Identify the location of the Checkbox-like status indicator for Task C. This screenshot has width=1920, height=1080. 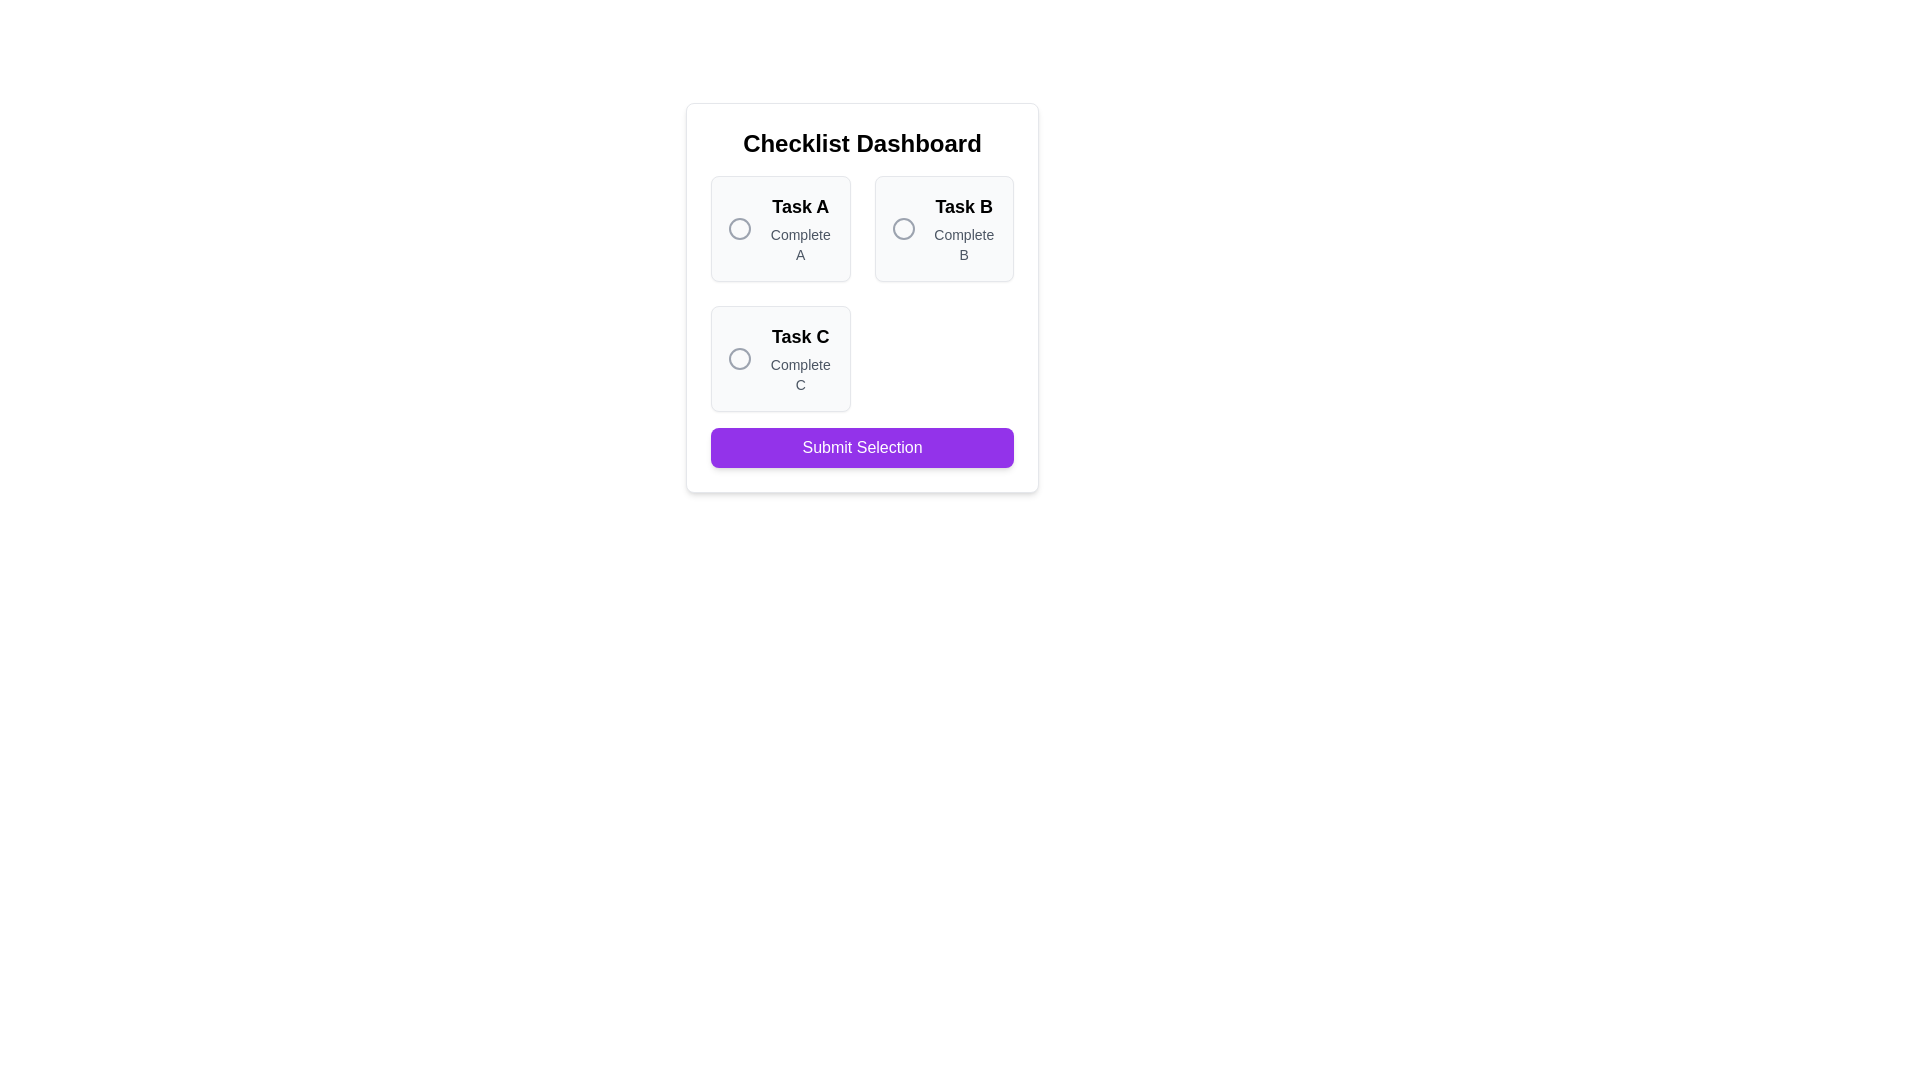
(738, 357).